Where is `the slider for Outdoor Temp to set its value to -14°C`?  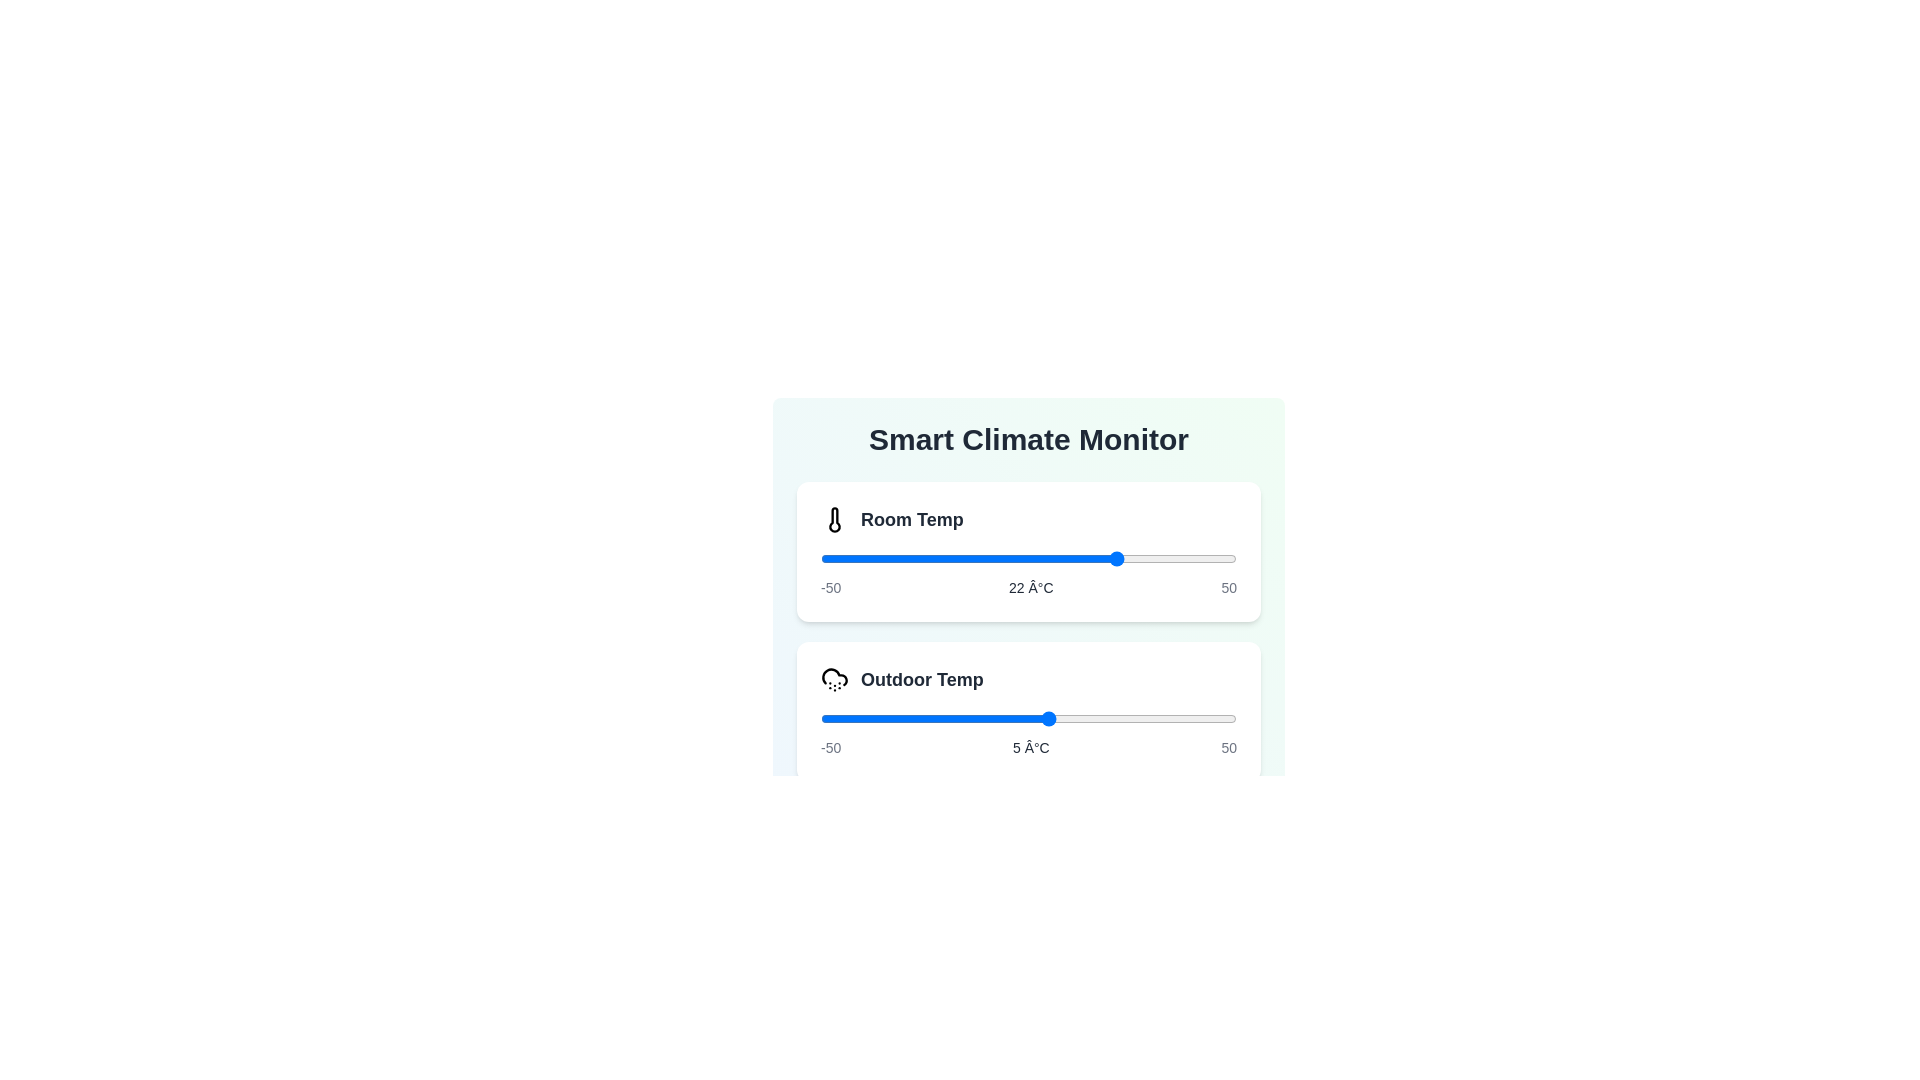 the slider for Outdoor Temp to set its value to -14°C is located at coordinates (970, 717).